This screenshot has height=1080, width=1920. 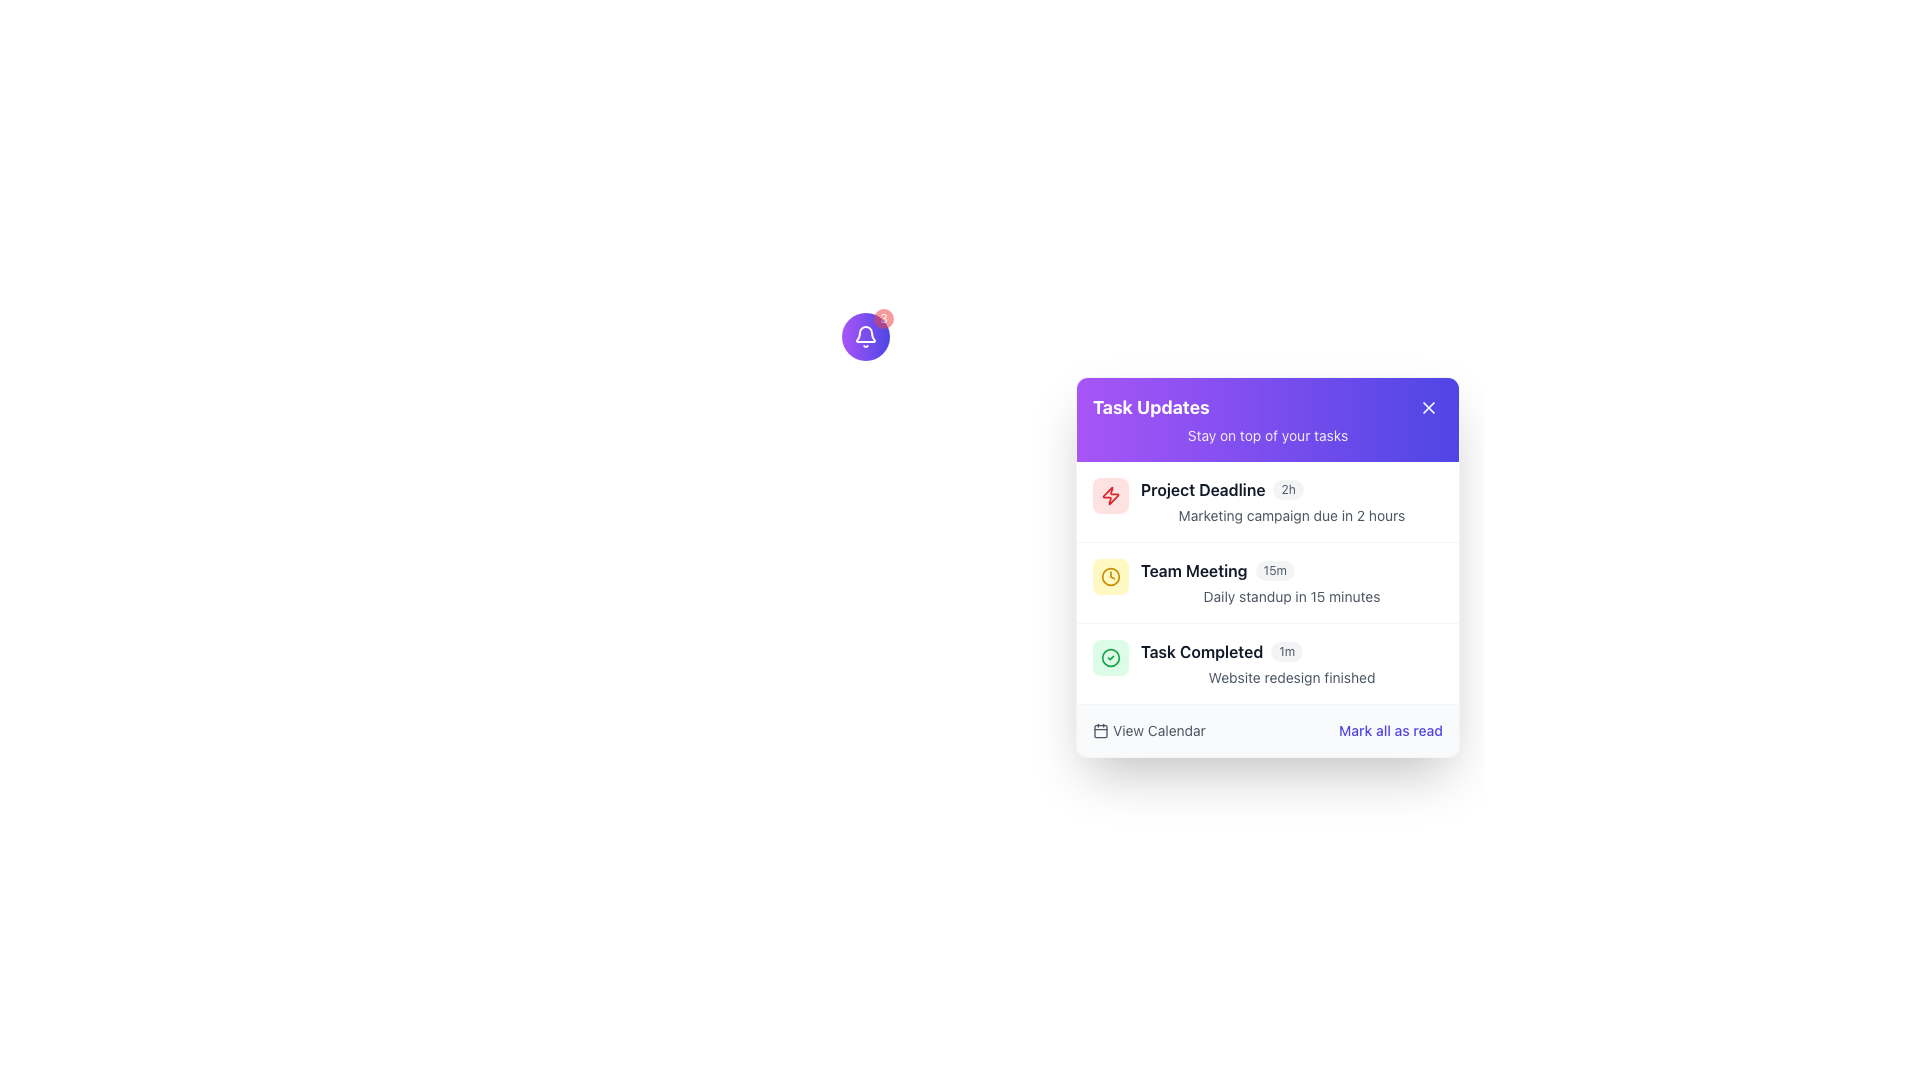 What do you see at coordinates (1428, 407) in the screenshot?
I see `the close icon (an 'X' shape with a rounded stroke) located in the top-right corner of the purple header section titled 'Task Updates'` at bounding box center [1428, 407].